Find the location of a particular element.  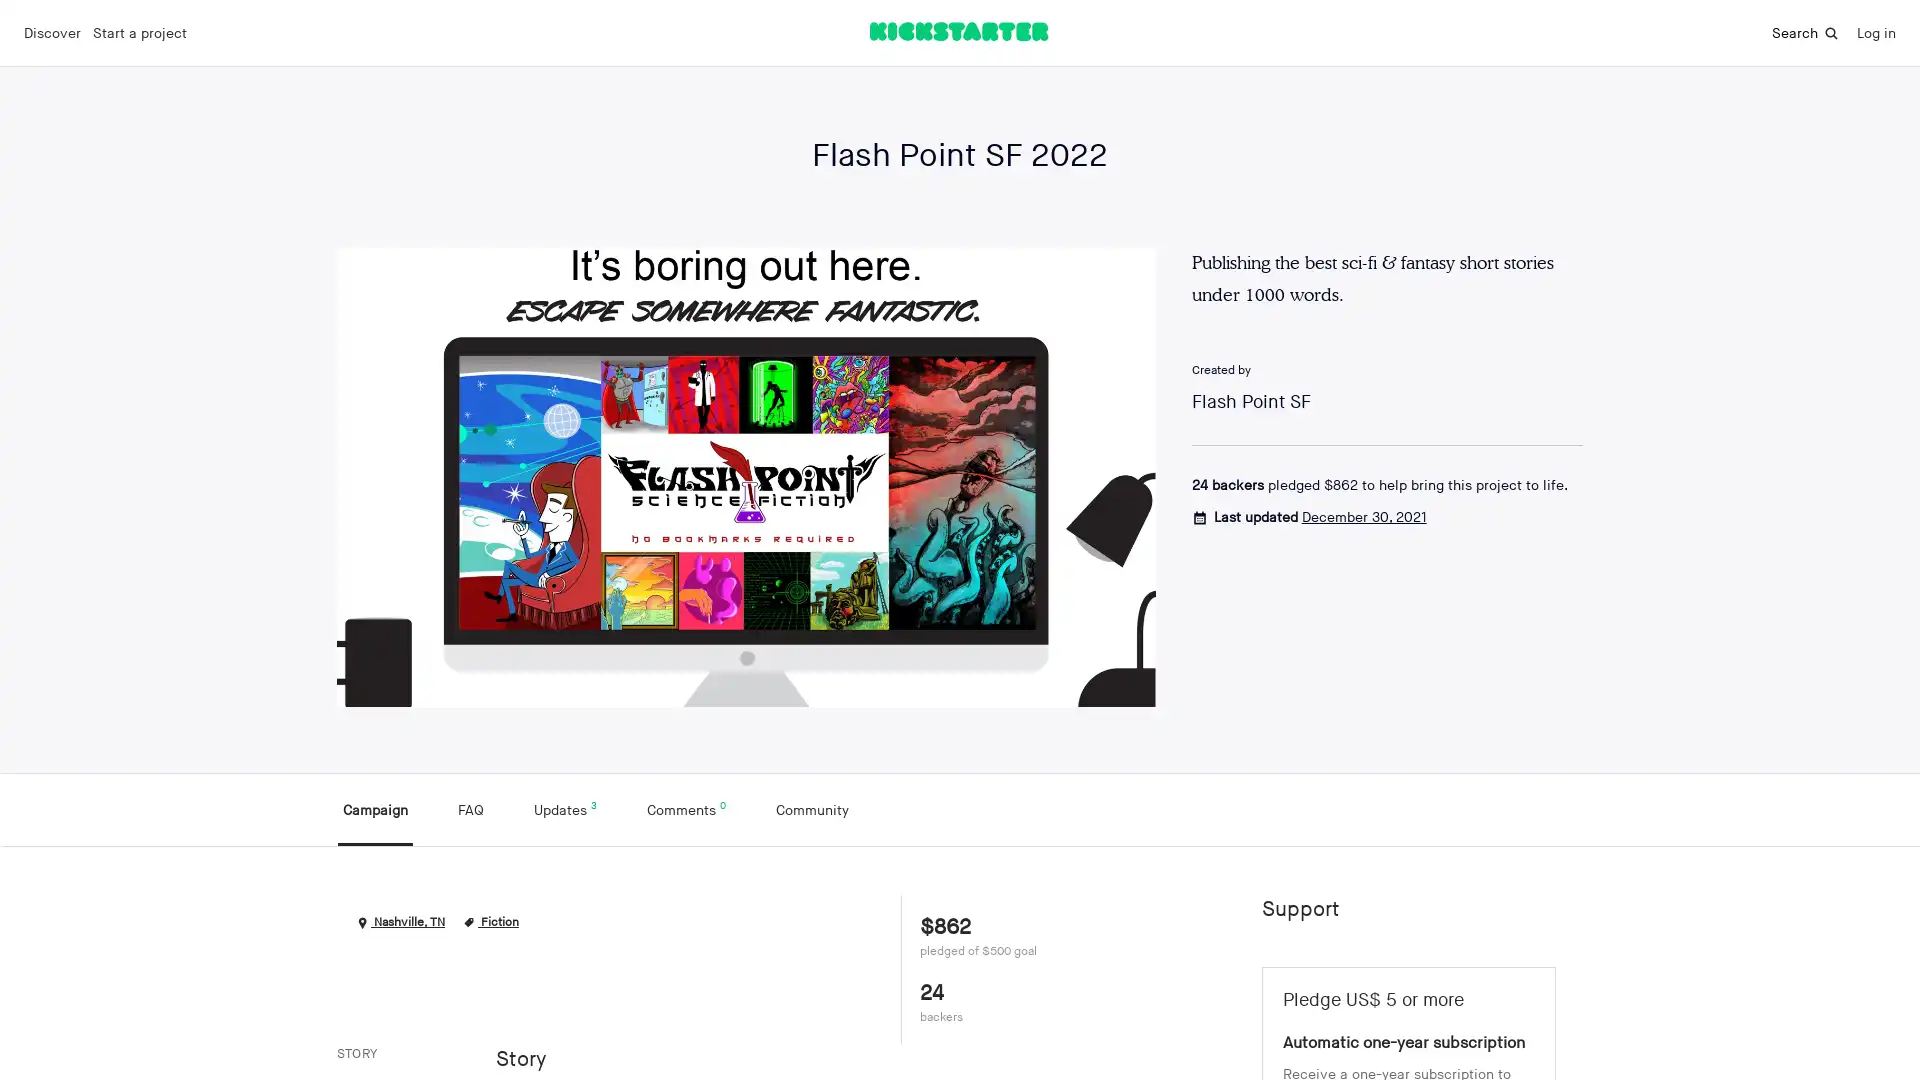

Save is located at coordinates (1542, 878).